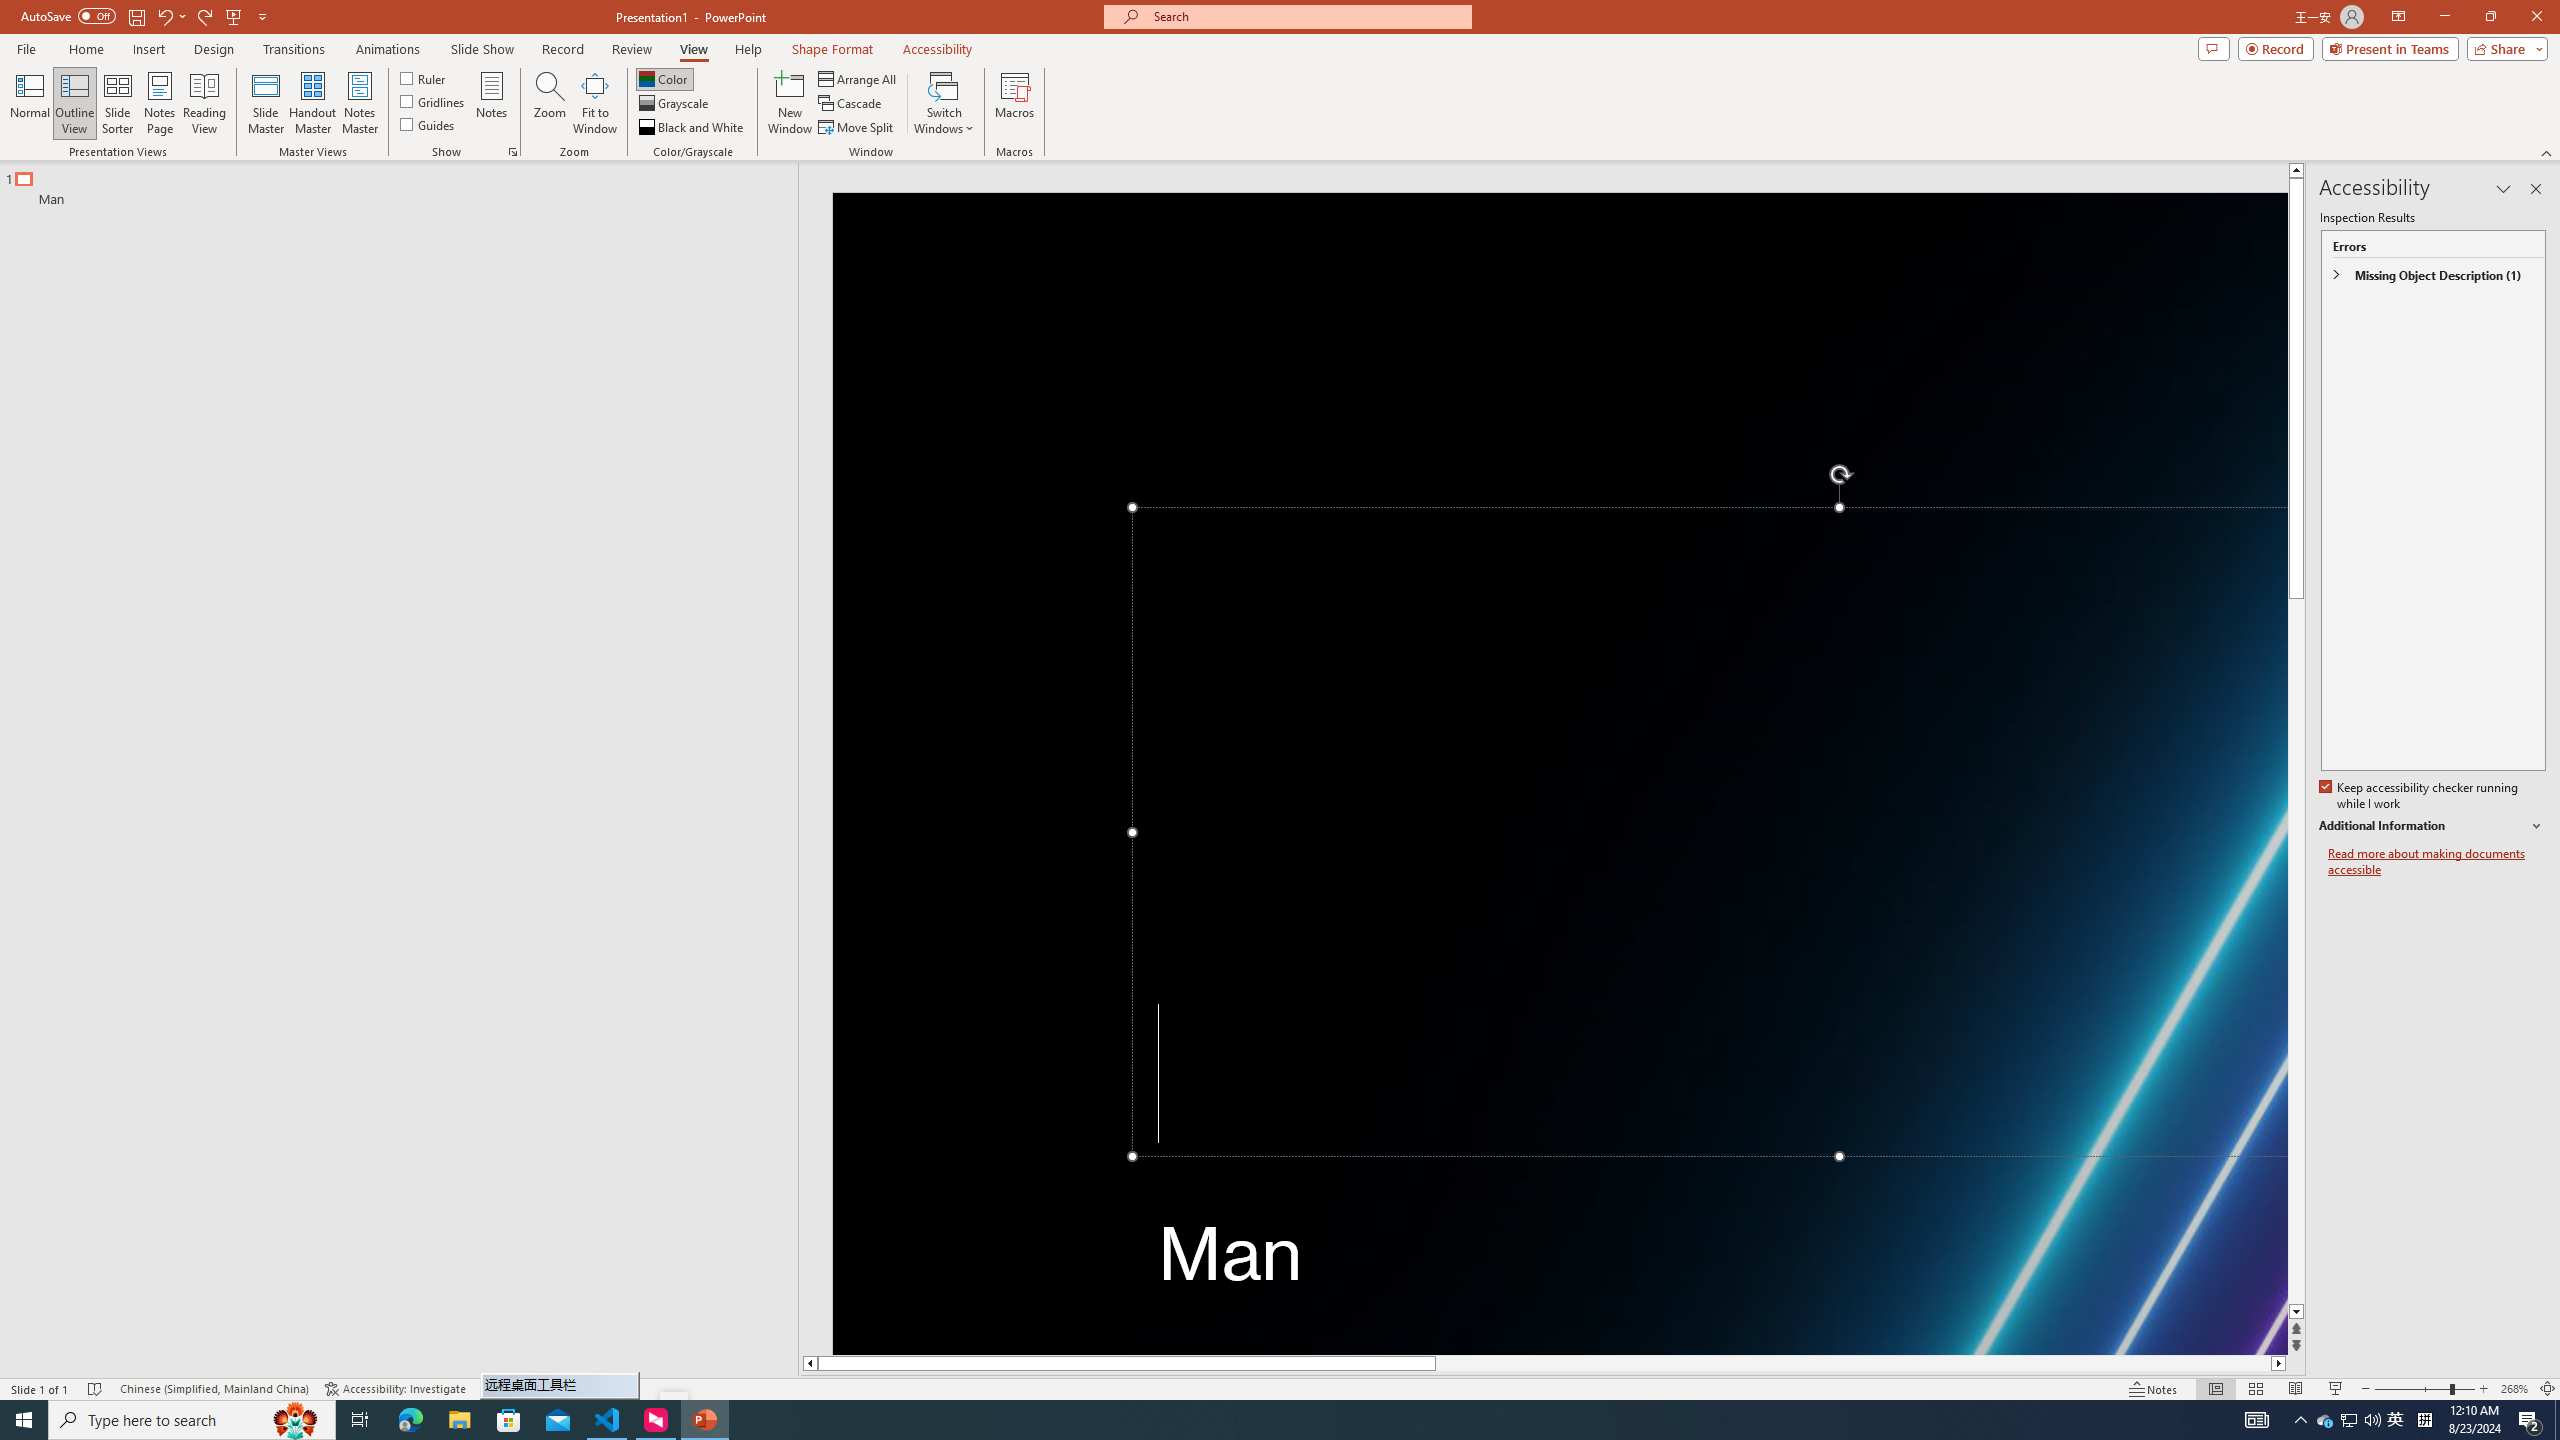 The image size is (2560, 1440). What do you see at coordinates (550, 103) in the screenshot?
I see `'Zoom...'` at bounding box center [550, 103].